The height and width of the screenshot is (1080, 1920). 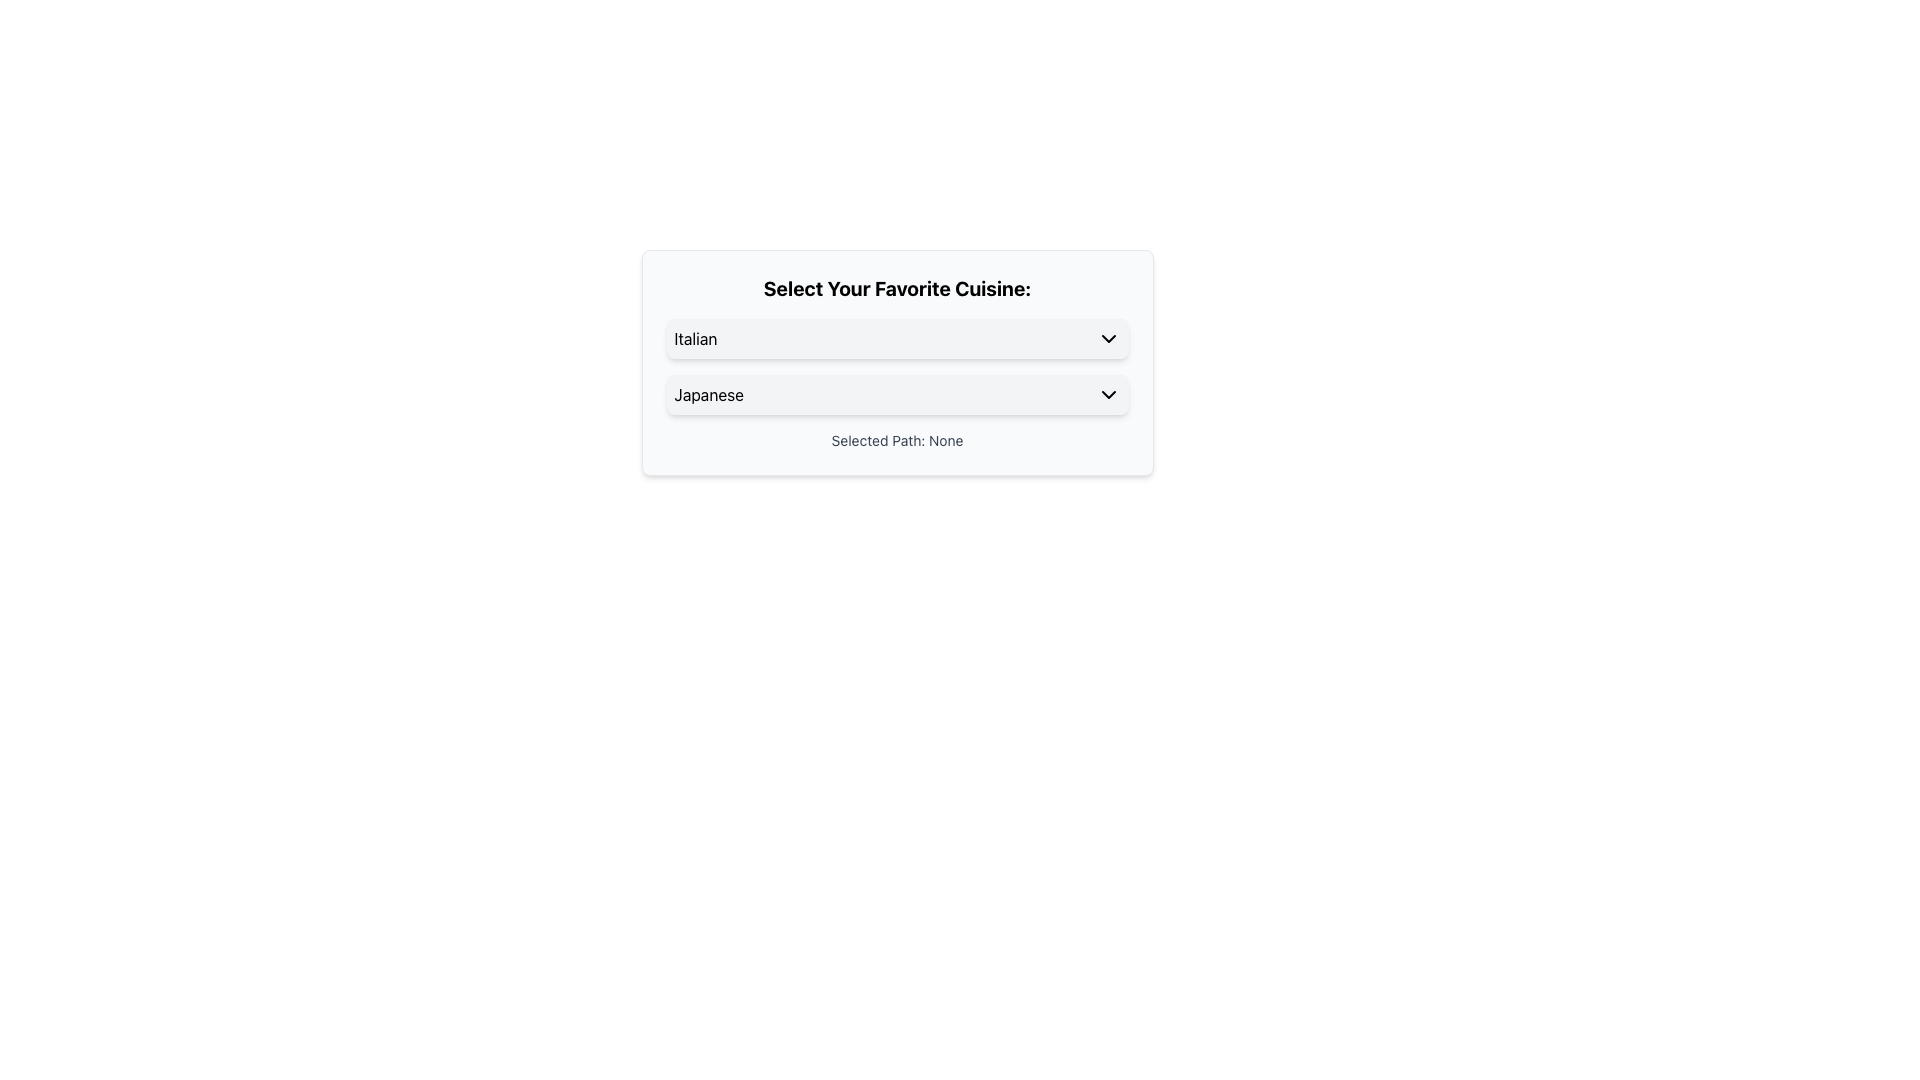 What do you see at coordinates (896, 338) in the screenshot?
I see `the first dropdown menu under the section titled 'Select Your Favorite Cuisine:'` at bounding box center [896, 338].